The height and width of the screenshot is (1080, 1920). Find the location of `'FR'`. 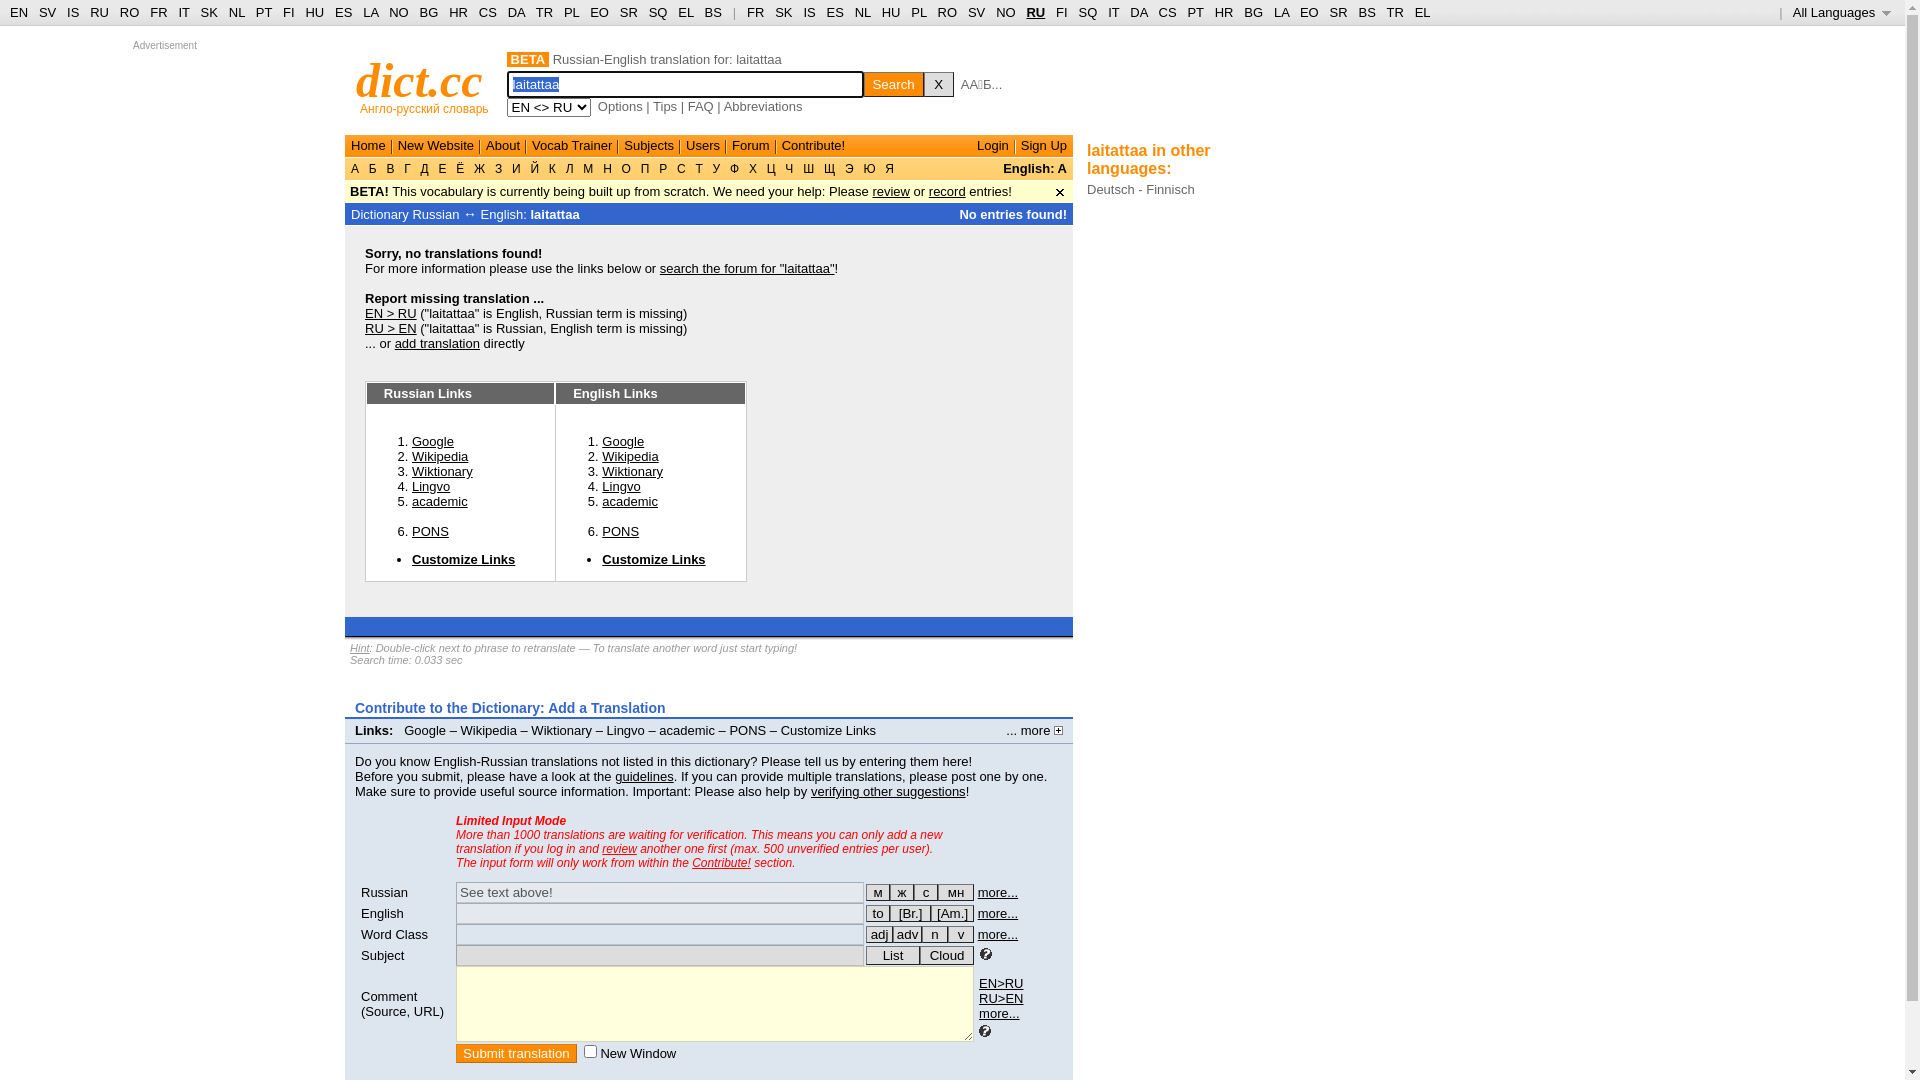

'FR' is located at coordinates (754, 12).